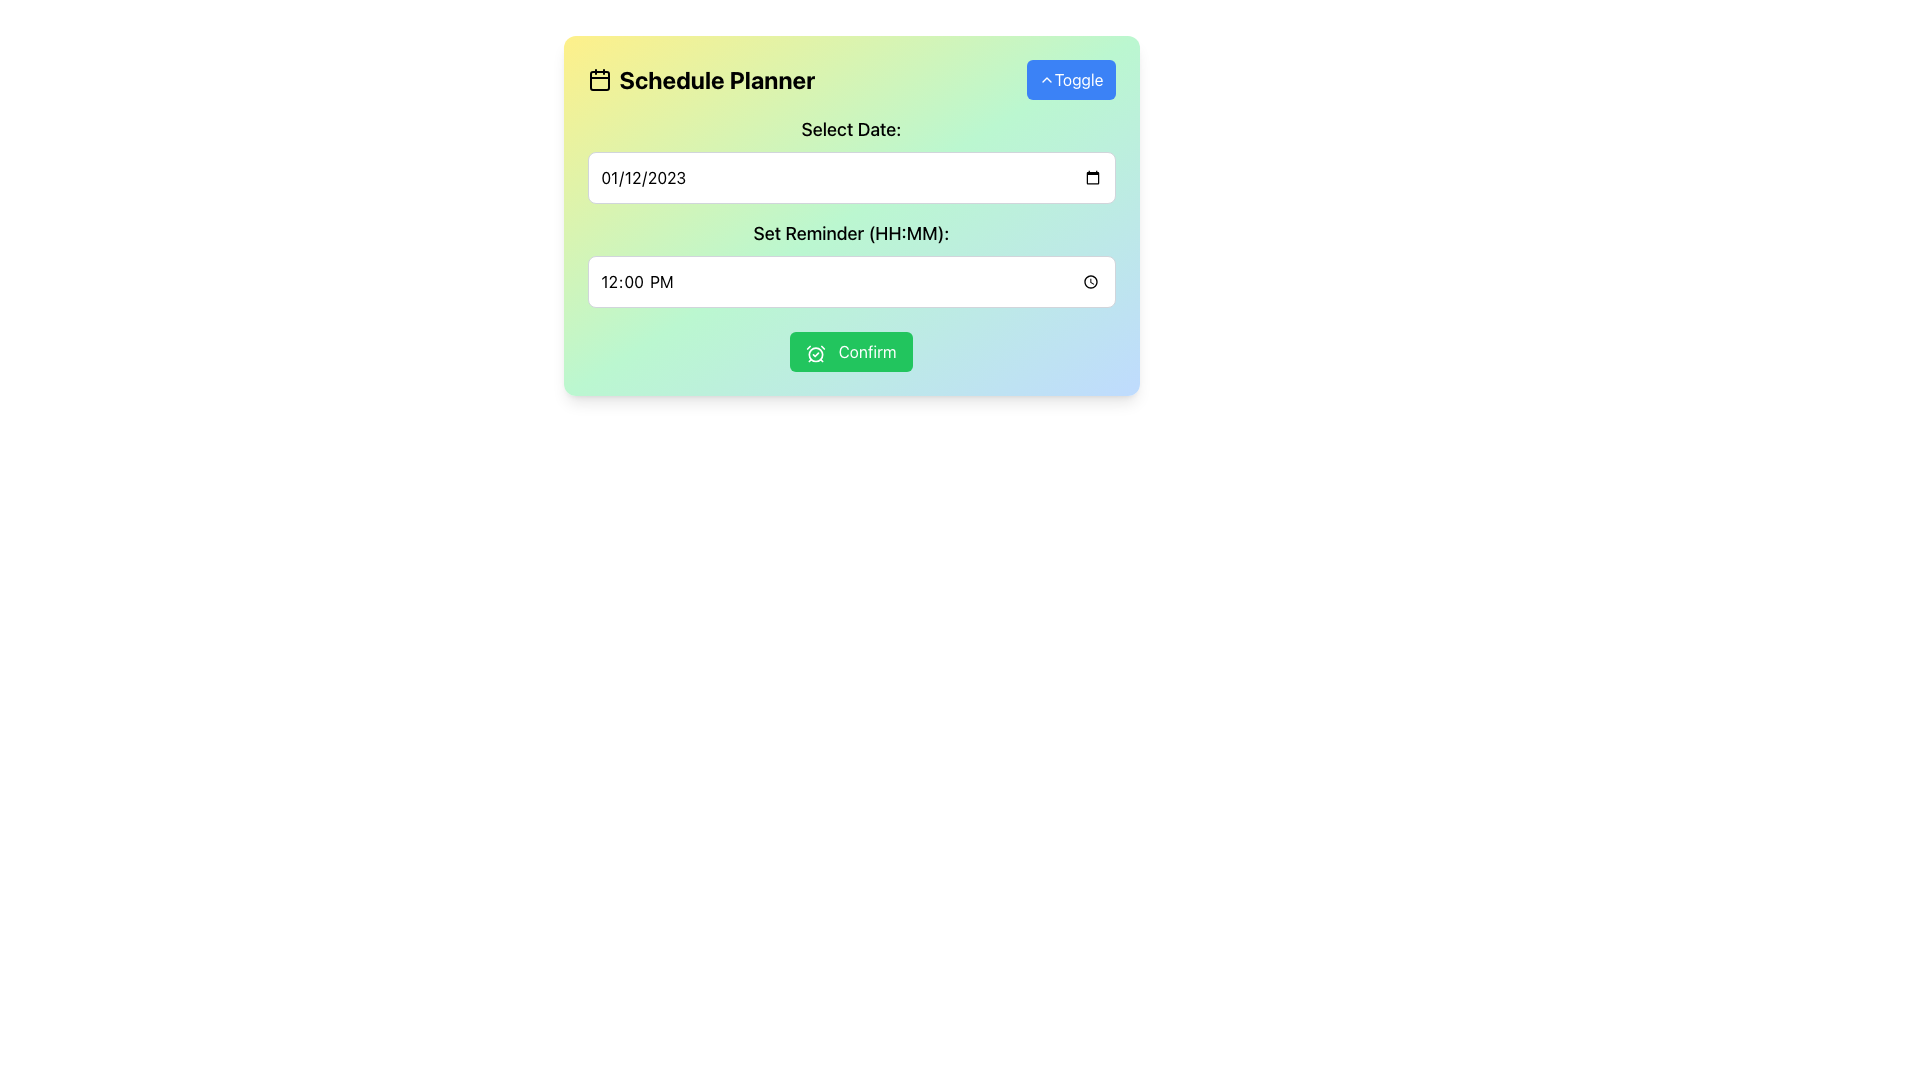 The width and height of the screenshot is (1920, 1080). I want to click on the decorative calendar icon located to the left of the 'Schedule Planner' title at the top of the UI section, so click(598, 79).